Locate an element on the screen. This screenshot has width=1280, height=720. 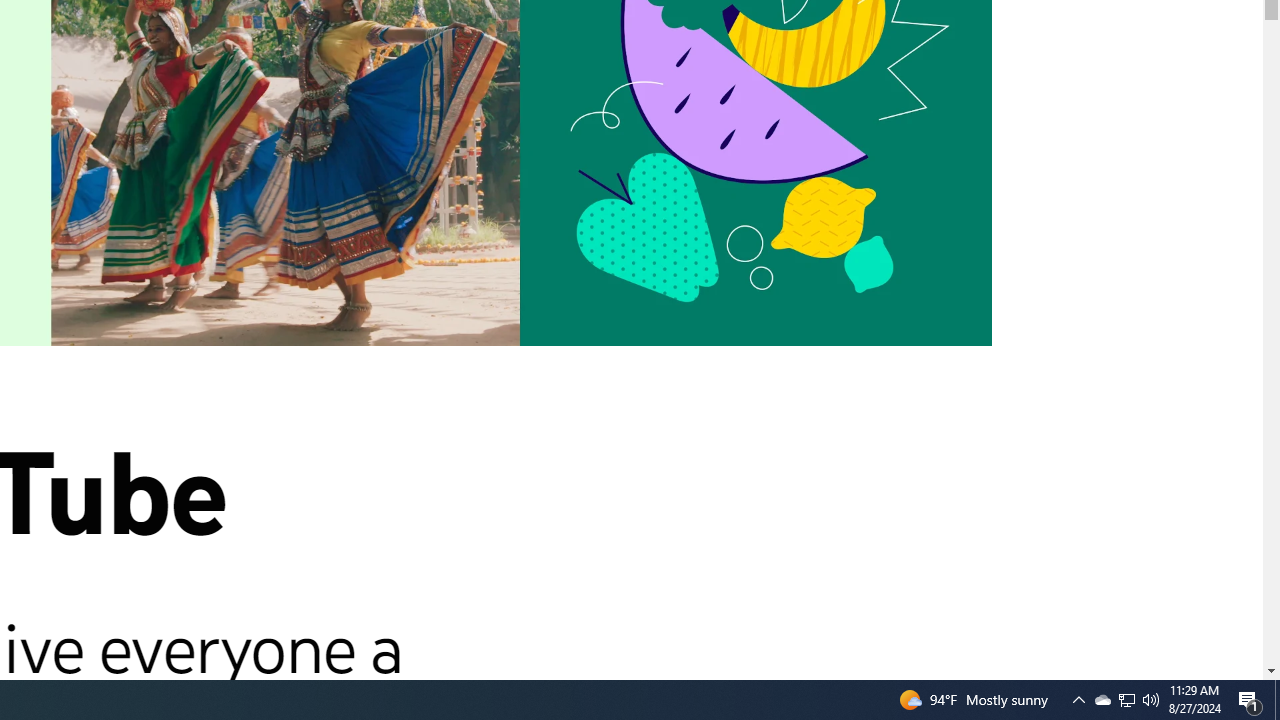
'Action Center, 1 new notification' is located at coordinates (1276, 698).